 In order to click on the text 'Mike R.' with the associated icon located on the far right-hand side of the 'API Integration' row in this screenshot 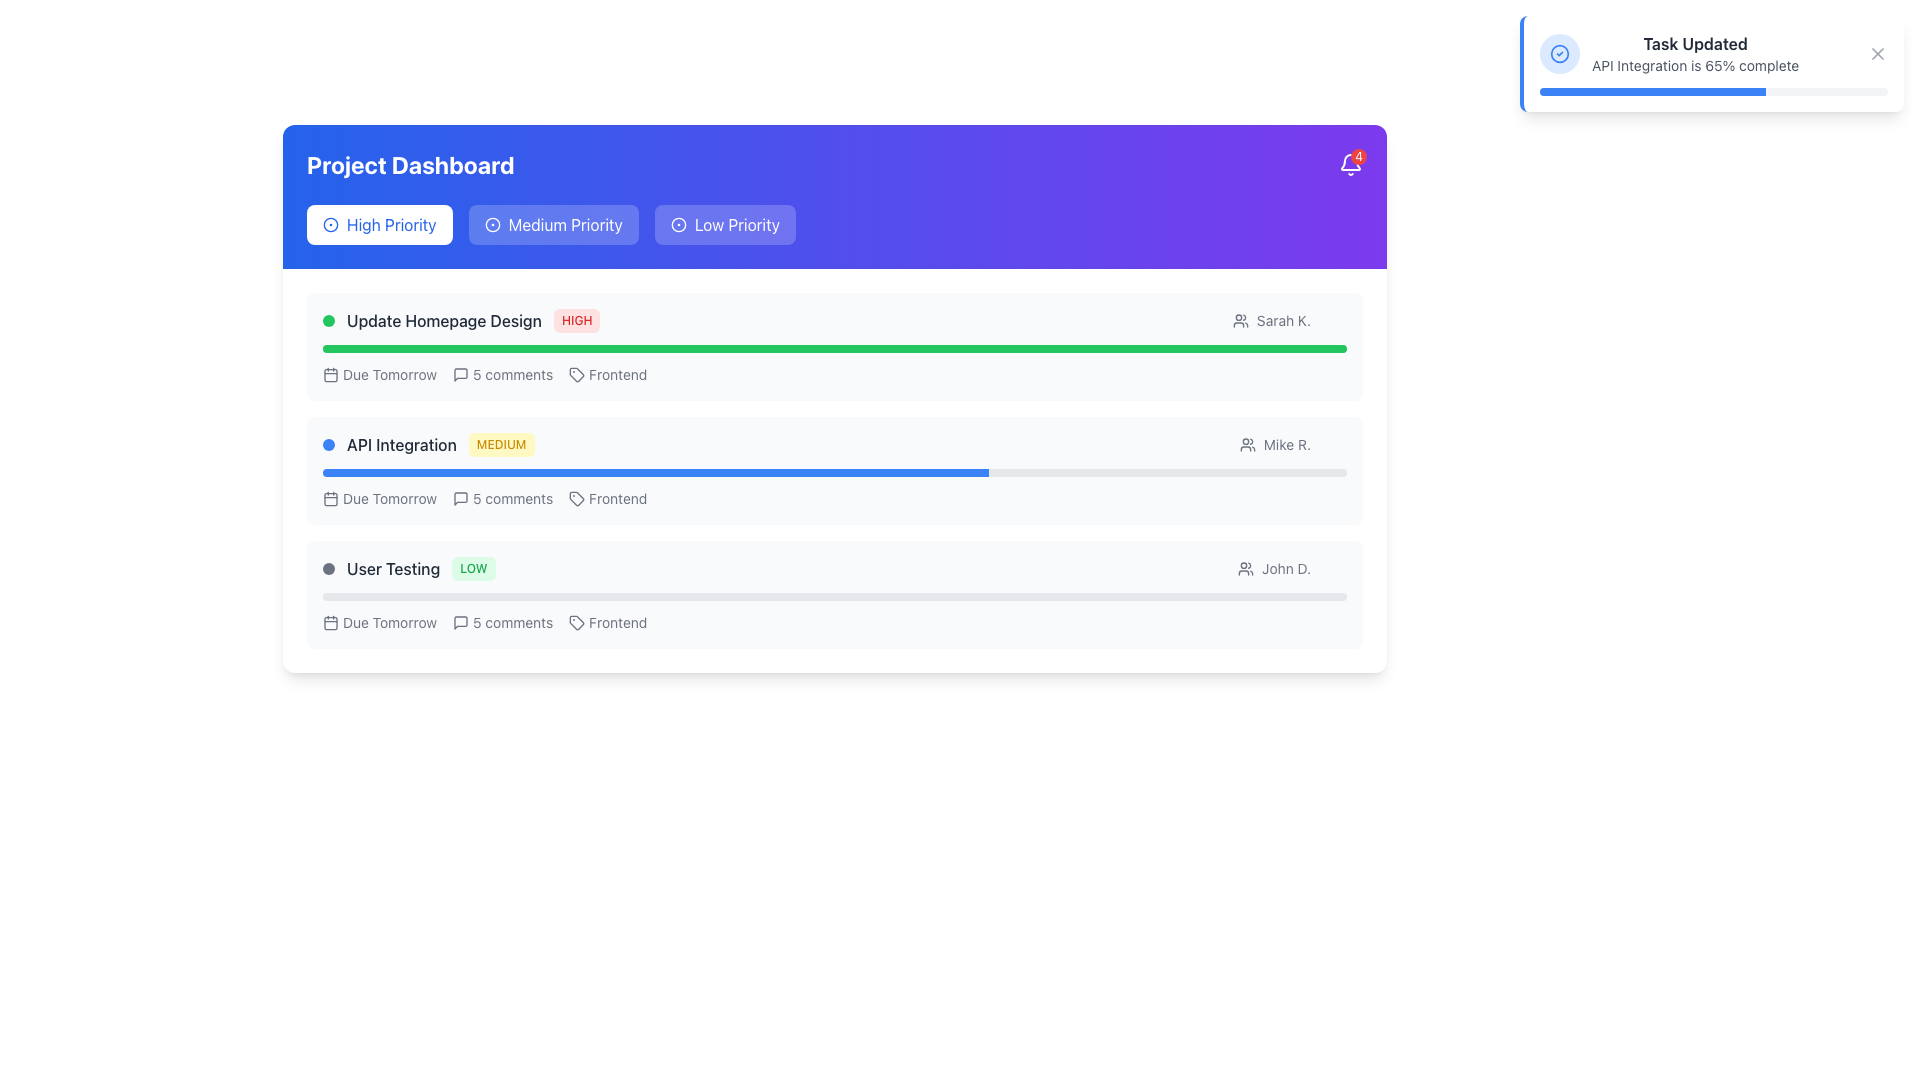, I will do `click(1293, 443)`.